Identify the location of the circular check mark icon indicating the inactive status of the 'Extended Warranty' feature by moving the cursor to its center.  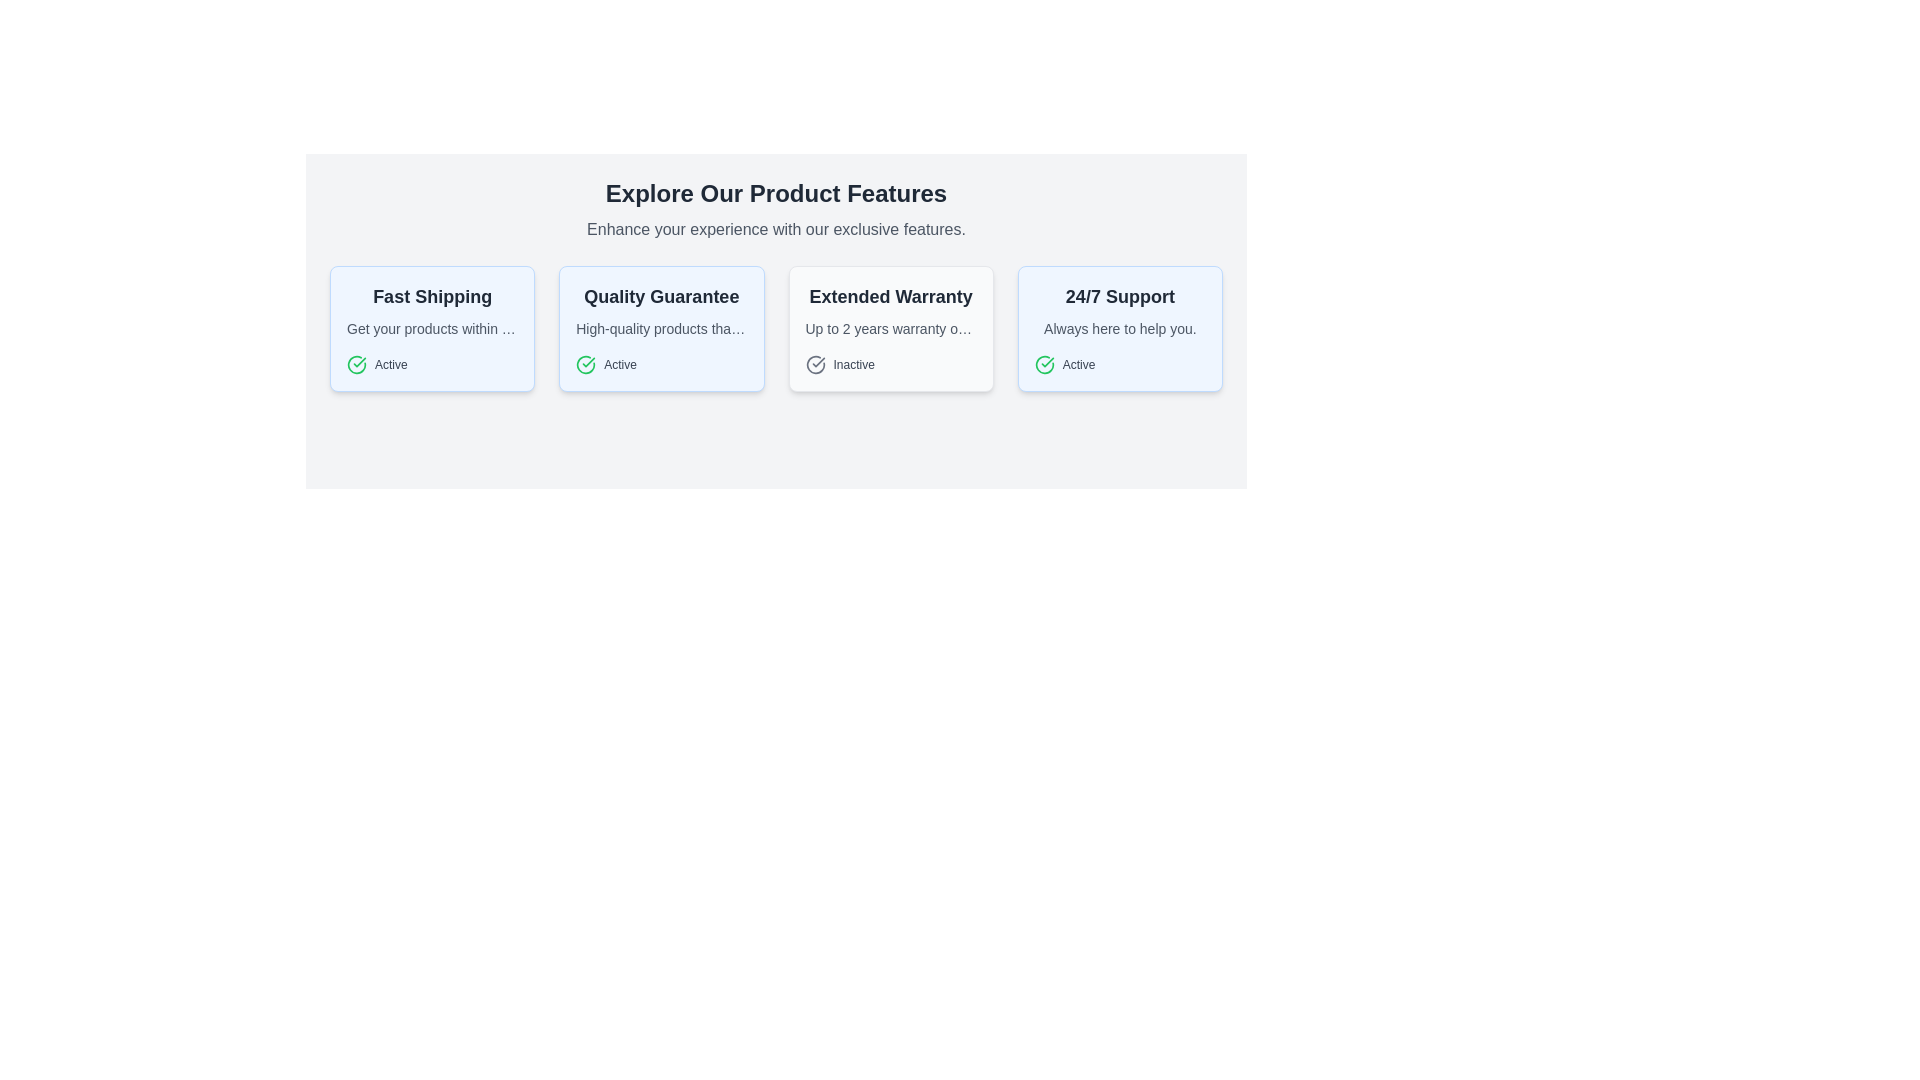
(815, 365).